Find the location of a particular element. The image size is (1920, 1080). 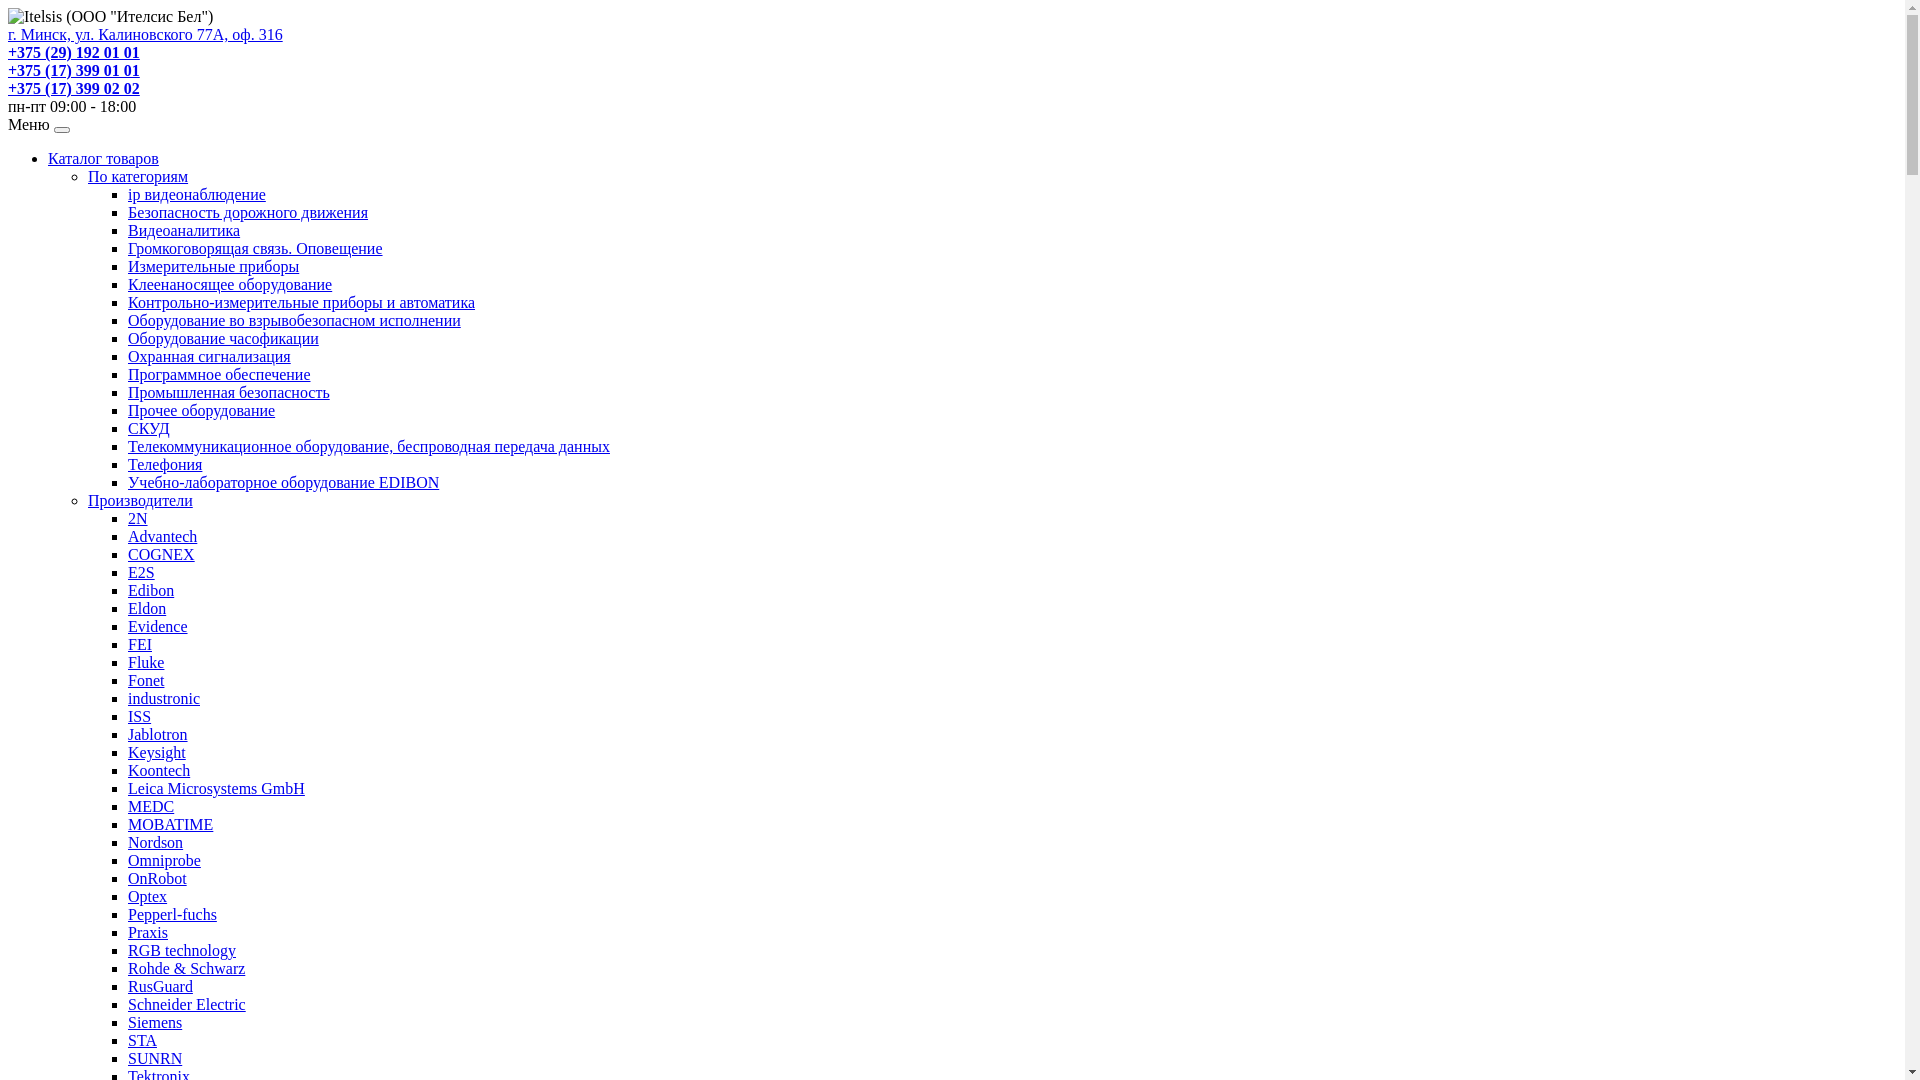

'OnRobot' is located at coordinates (156, 877).